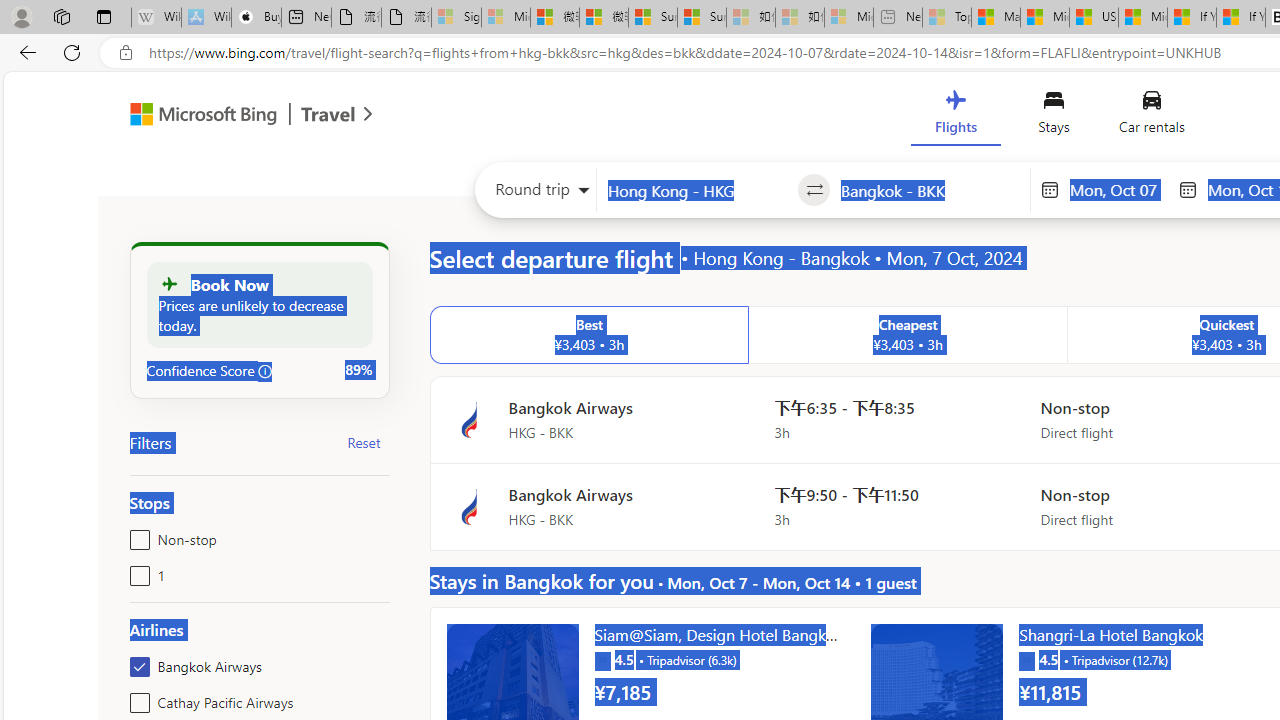 The image size is (1280, 720). I want to click on 'Class: autosuggest-container full-height no-y-padding', so click(929, 190).